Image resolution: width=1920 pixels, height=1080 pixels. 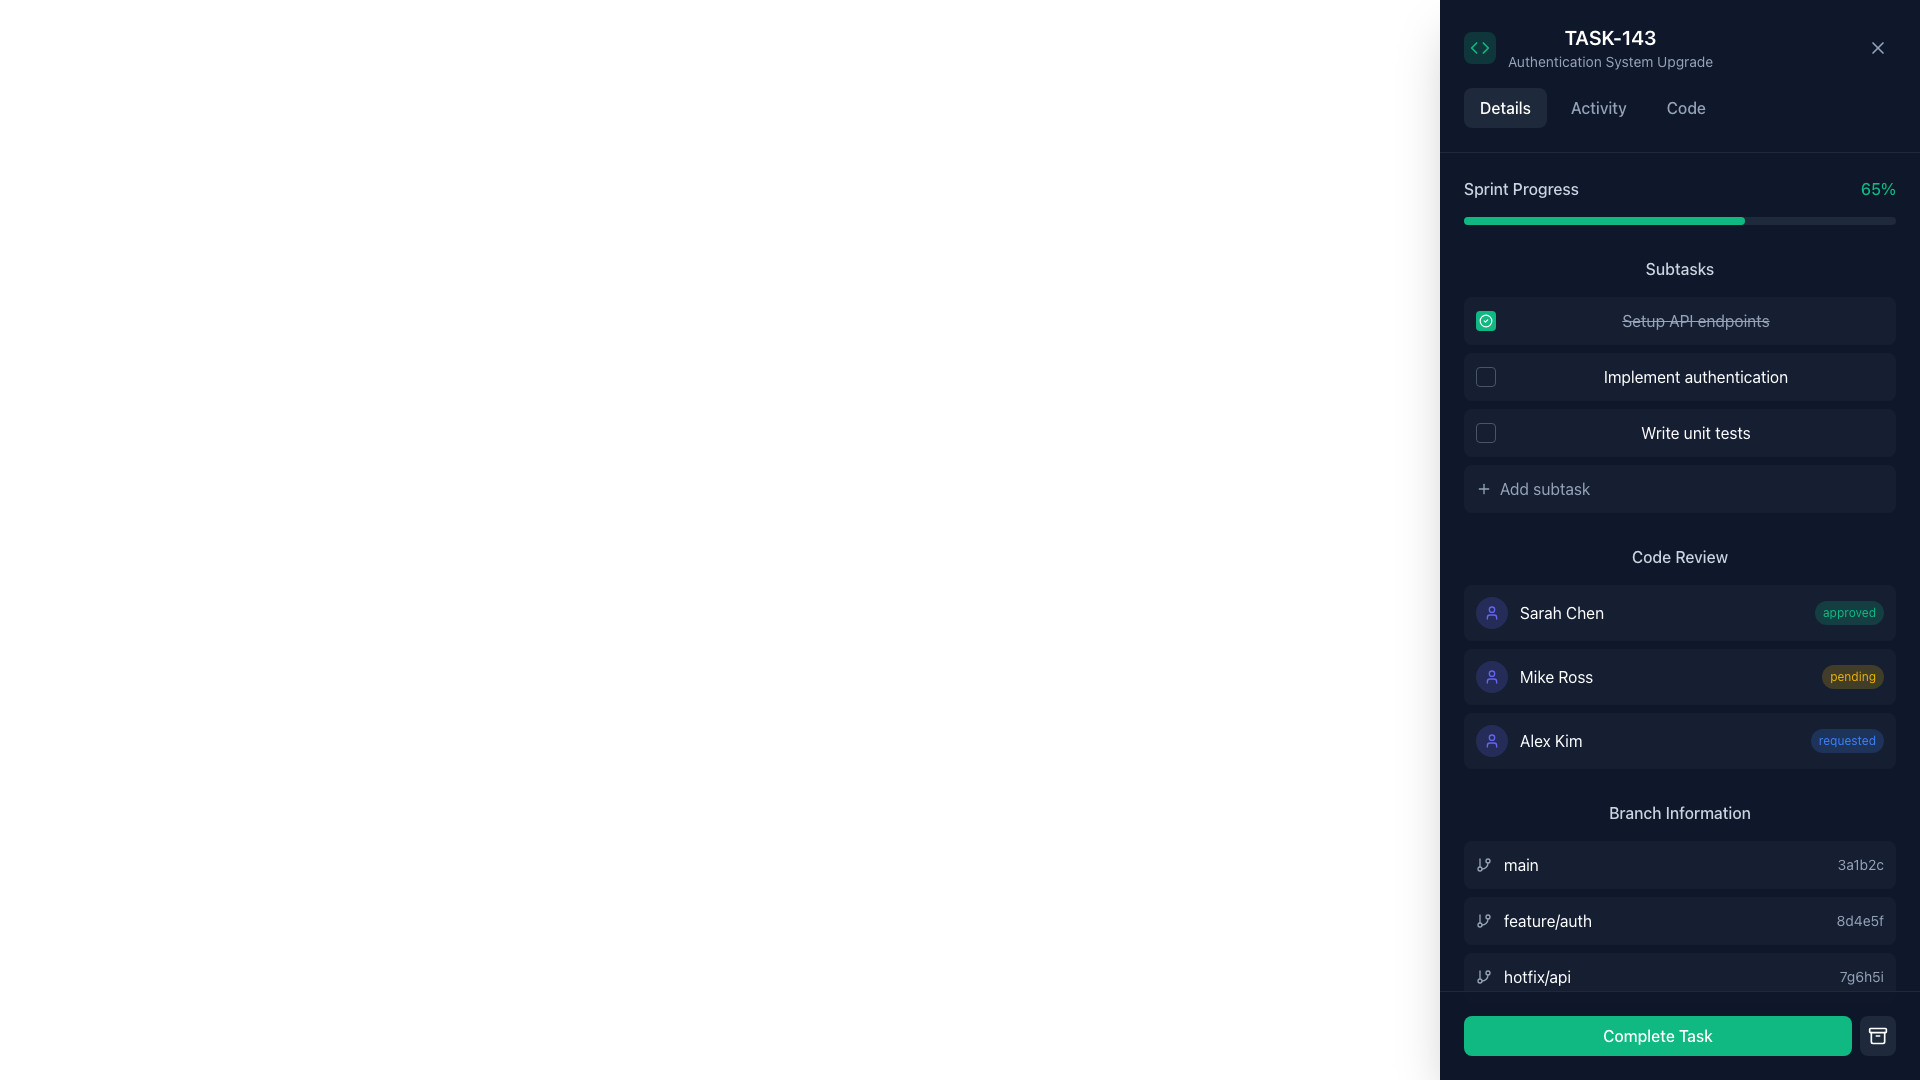 What do you see at coordinates (1680, 740) in the screenshot?
I see `the last list item in the vertical group titled 'Code Review', which indicates a specific user action or status in the code review process` at bounding box center [1680, 740].